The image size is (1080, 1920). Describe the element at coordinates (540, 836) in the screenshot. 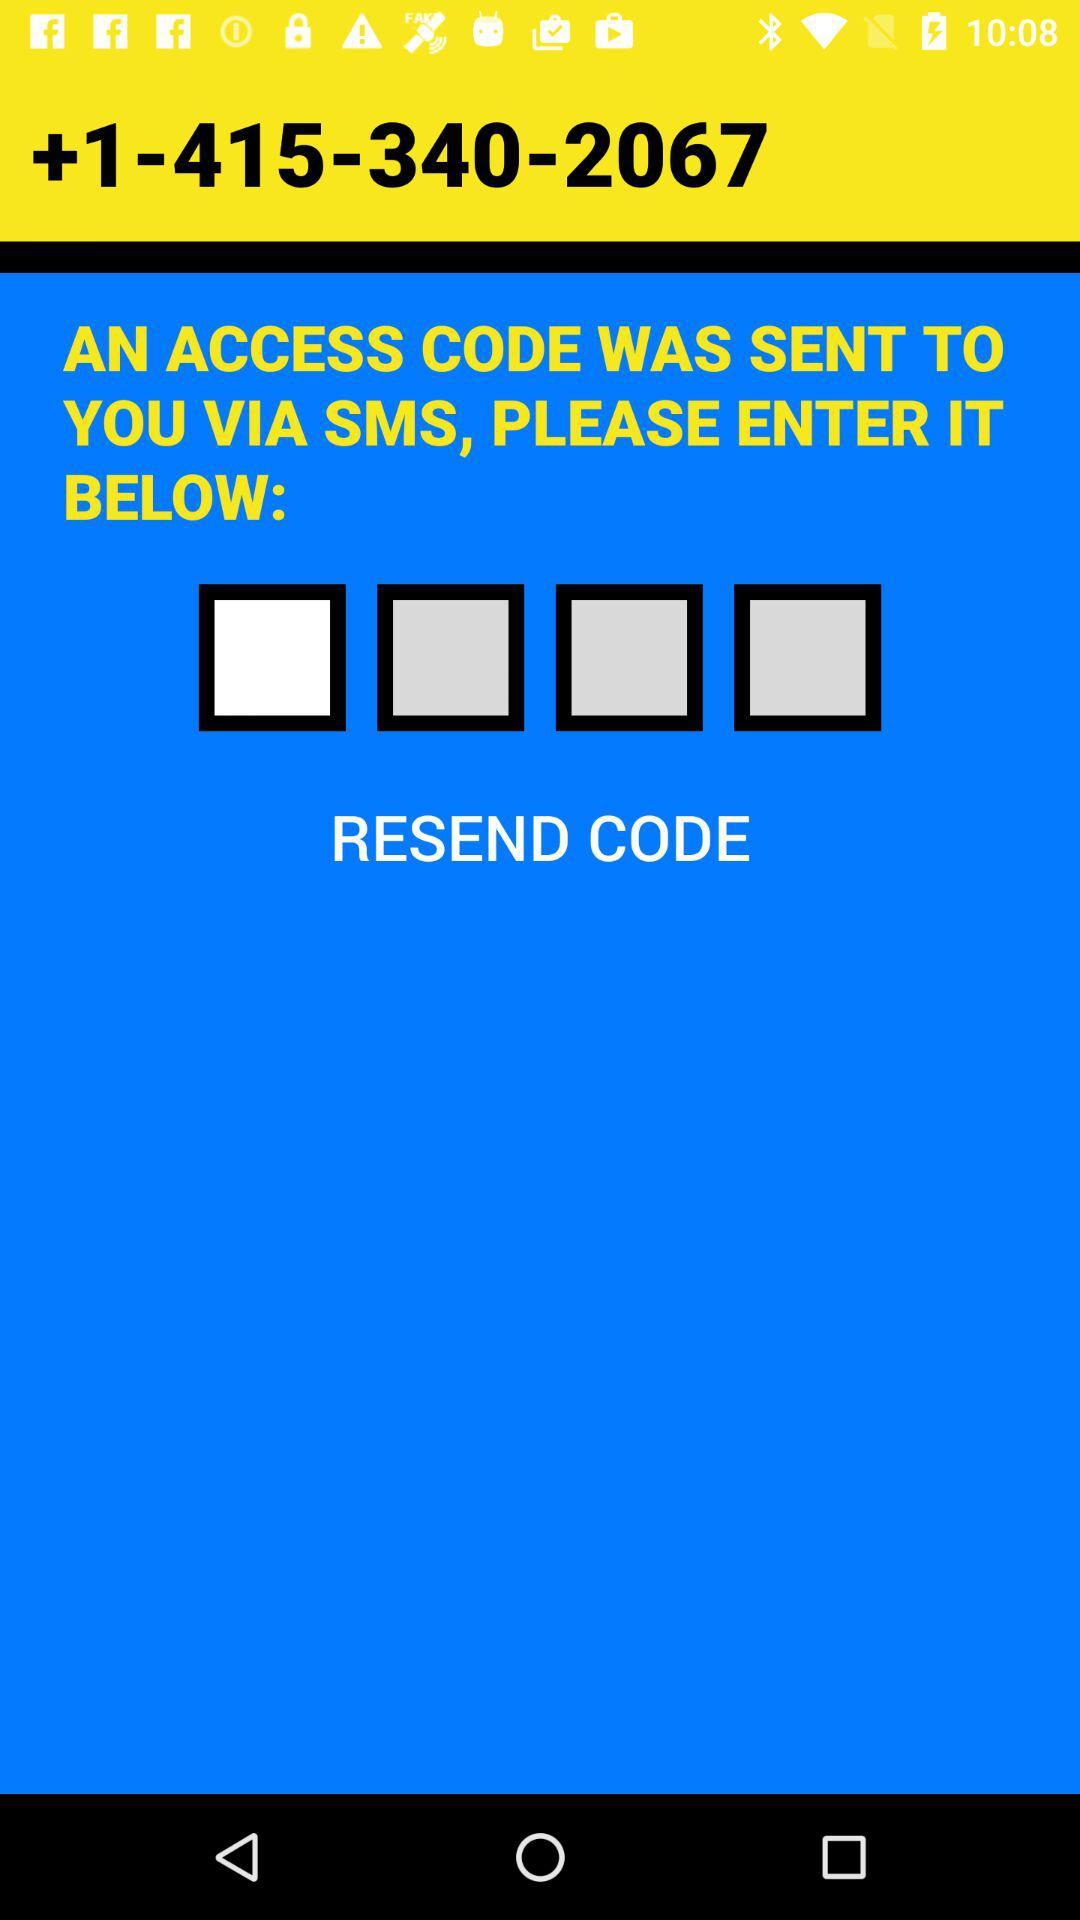

I see `the resend code` at that location.